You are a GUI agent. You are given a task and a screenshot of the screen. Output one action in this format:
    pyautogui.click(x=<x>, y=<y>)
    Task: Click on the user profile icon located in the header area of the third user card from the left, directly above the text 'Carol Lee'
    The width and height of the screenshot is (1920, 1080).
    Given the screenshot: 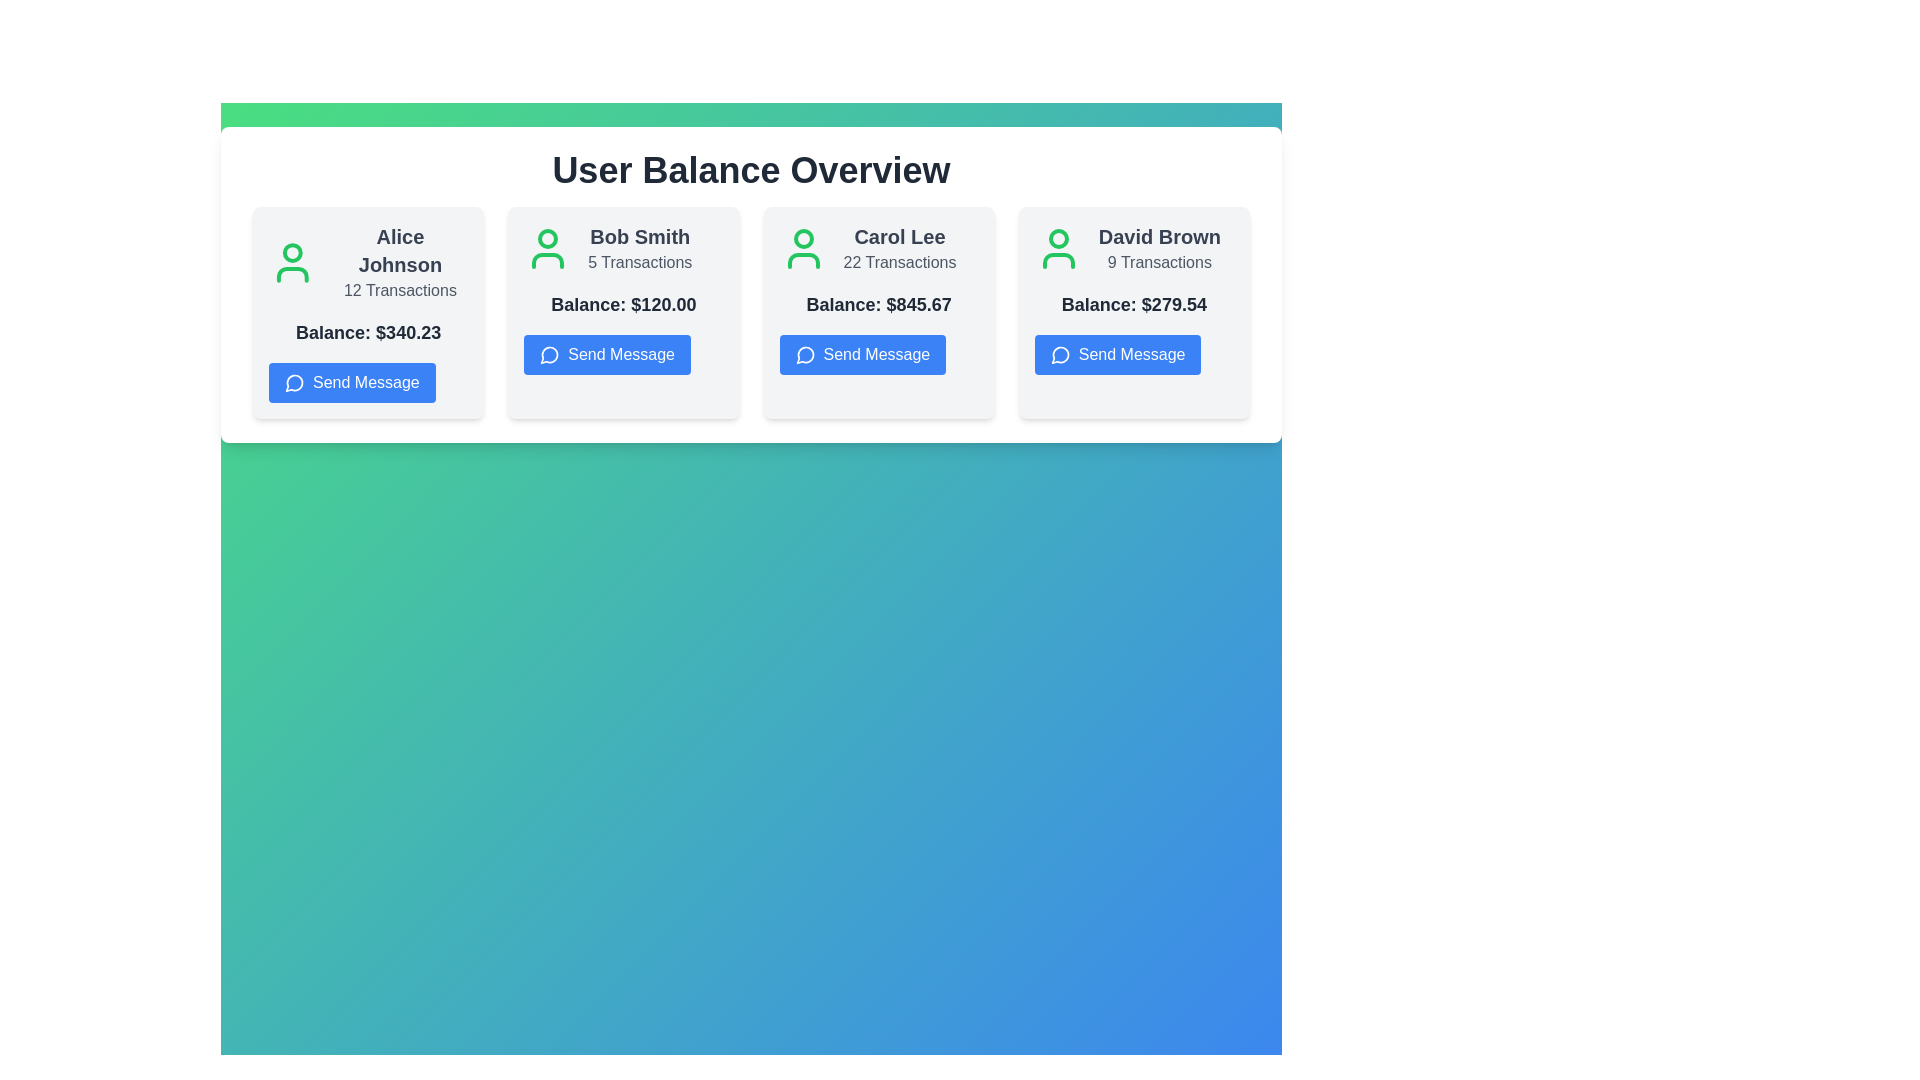 What is the action you would take?
    pyautogui.click(x=803, y=260)
    